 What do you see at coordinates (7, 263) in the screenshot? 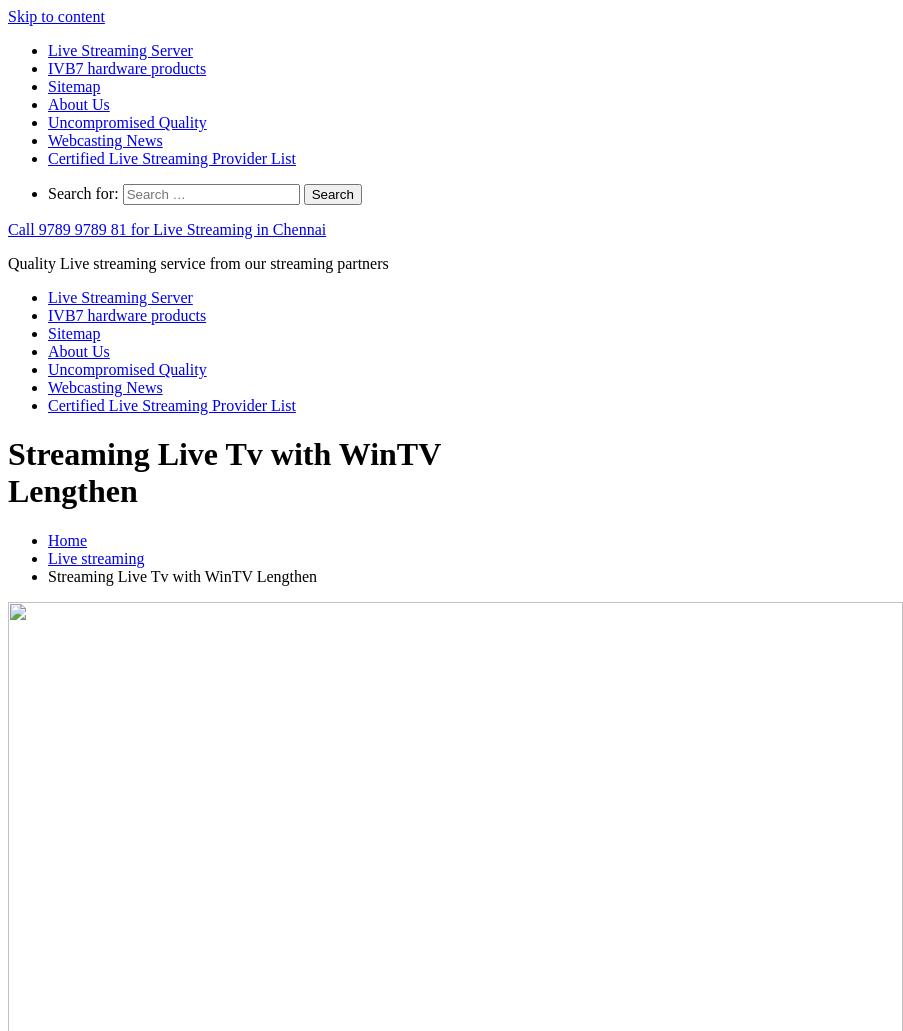
I see `'Quality Live streaming service from our streaming partners'` at bounding box center [7, 263].